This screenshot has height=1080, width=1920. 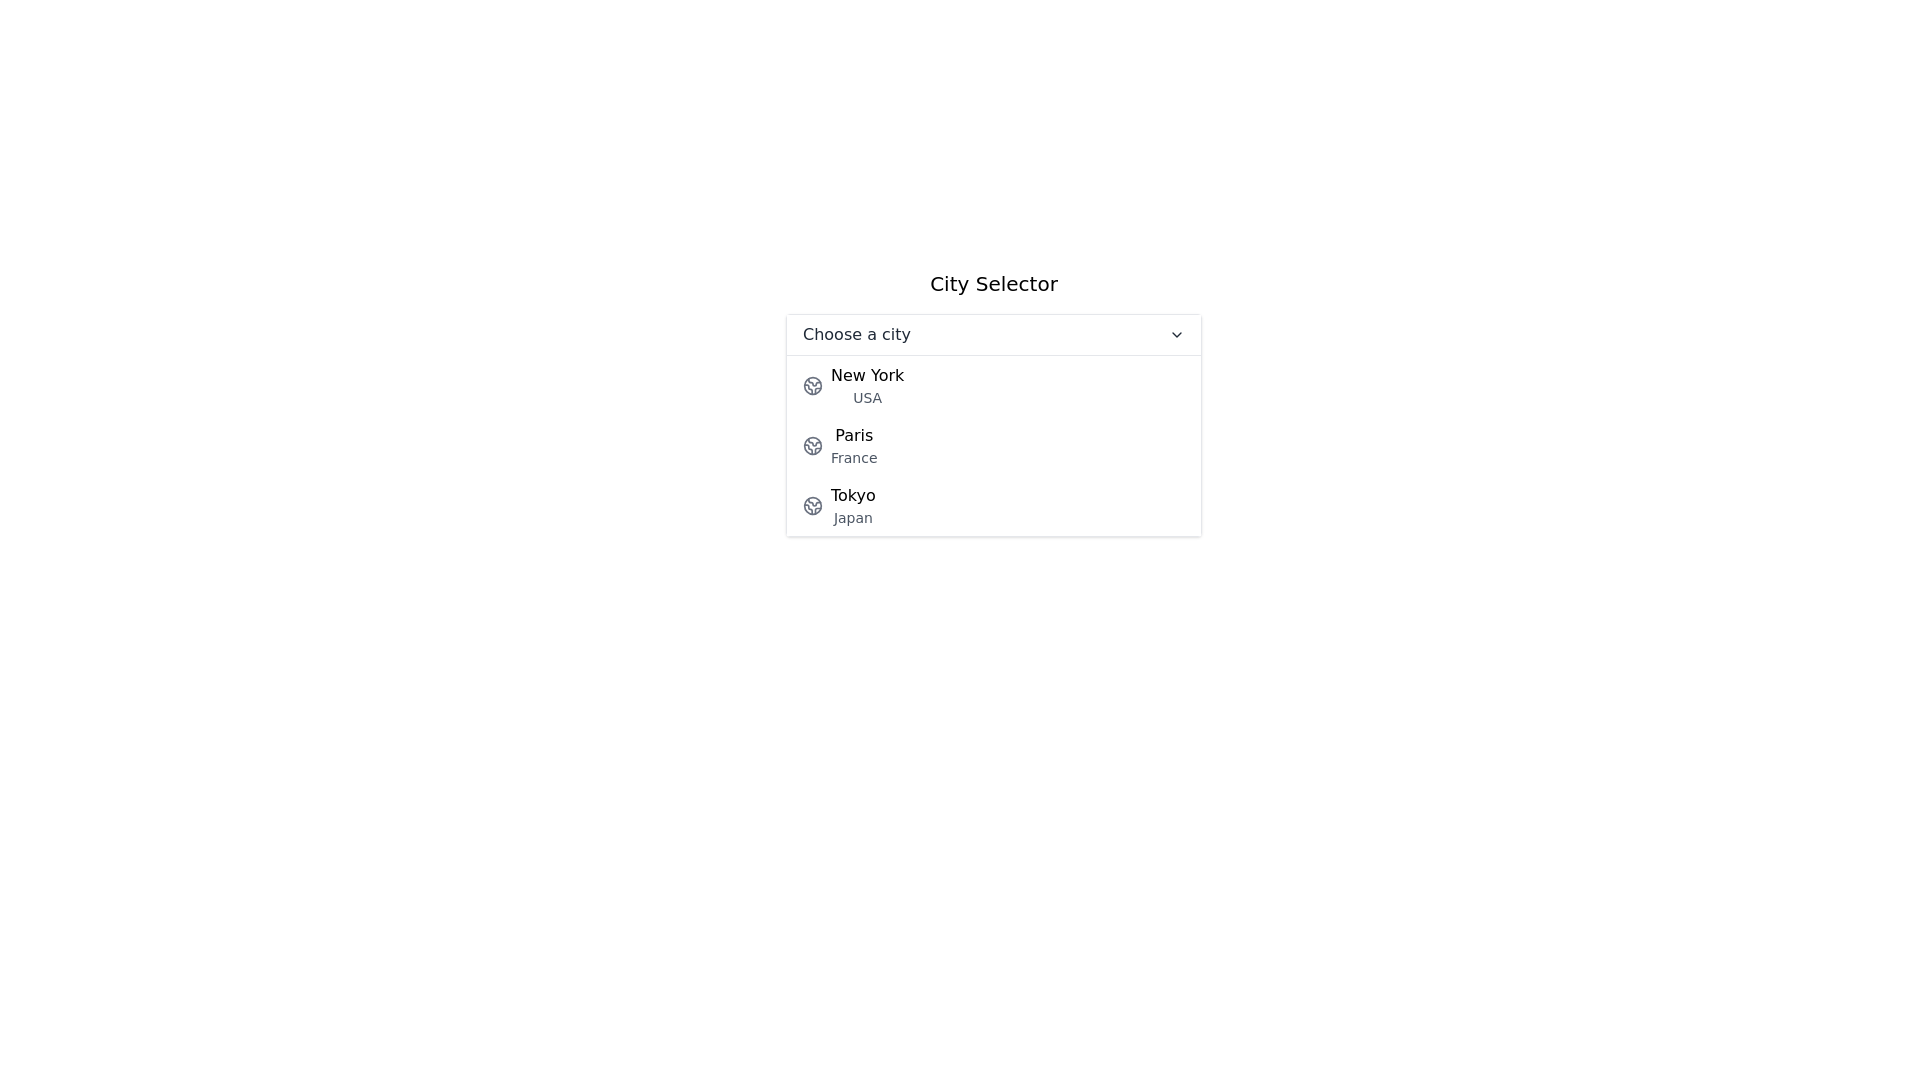 What do you see at coordinates (993, 423) in the screenshot?
I see `an option from the dropdown menu located centrally below the 'City Selector' heading by clicking on it` at bounding box center [993, 423].